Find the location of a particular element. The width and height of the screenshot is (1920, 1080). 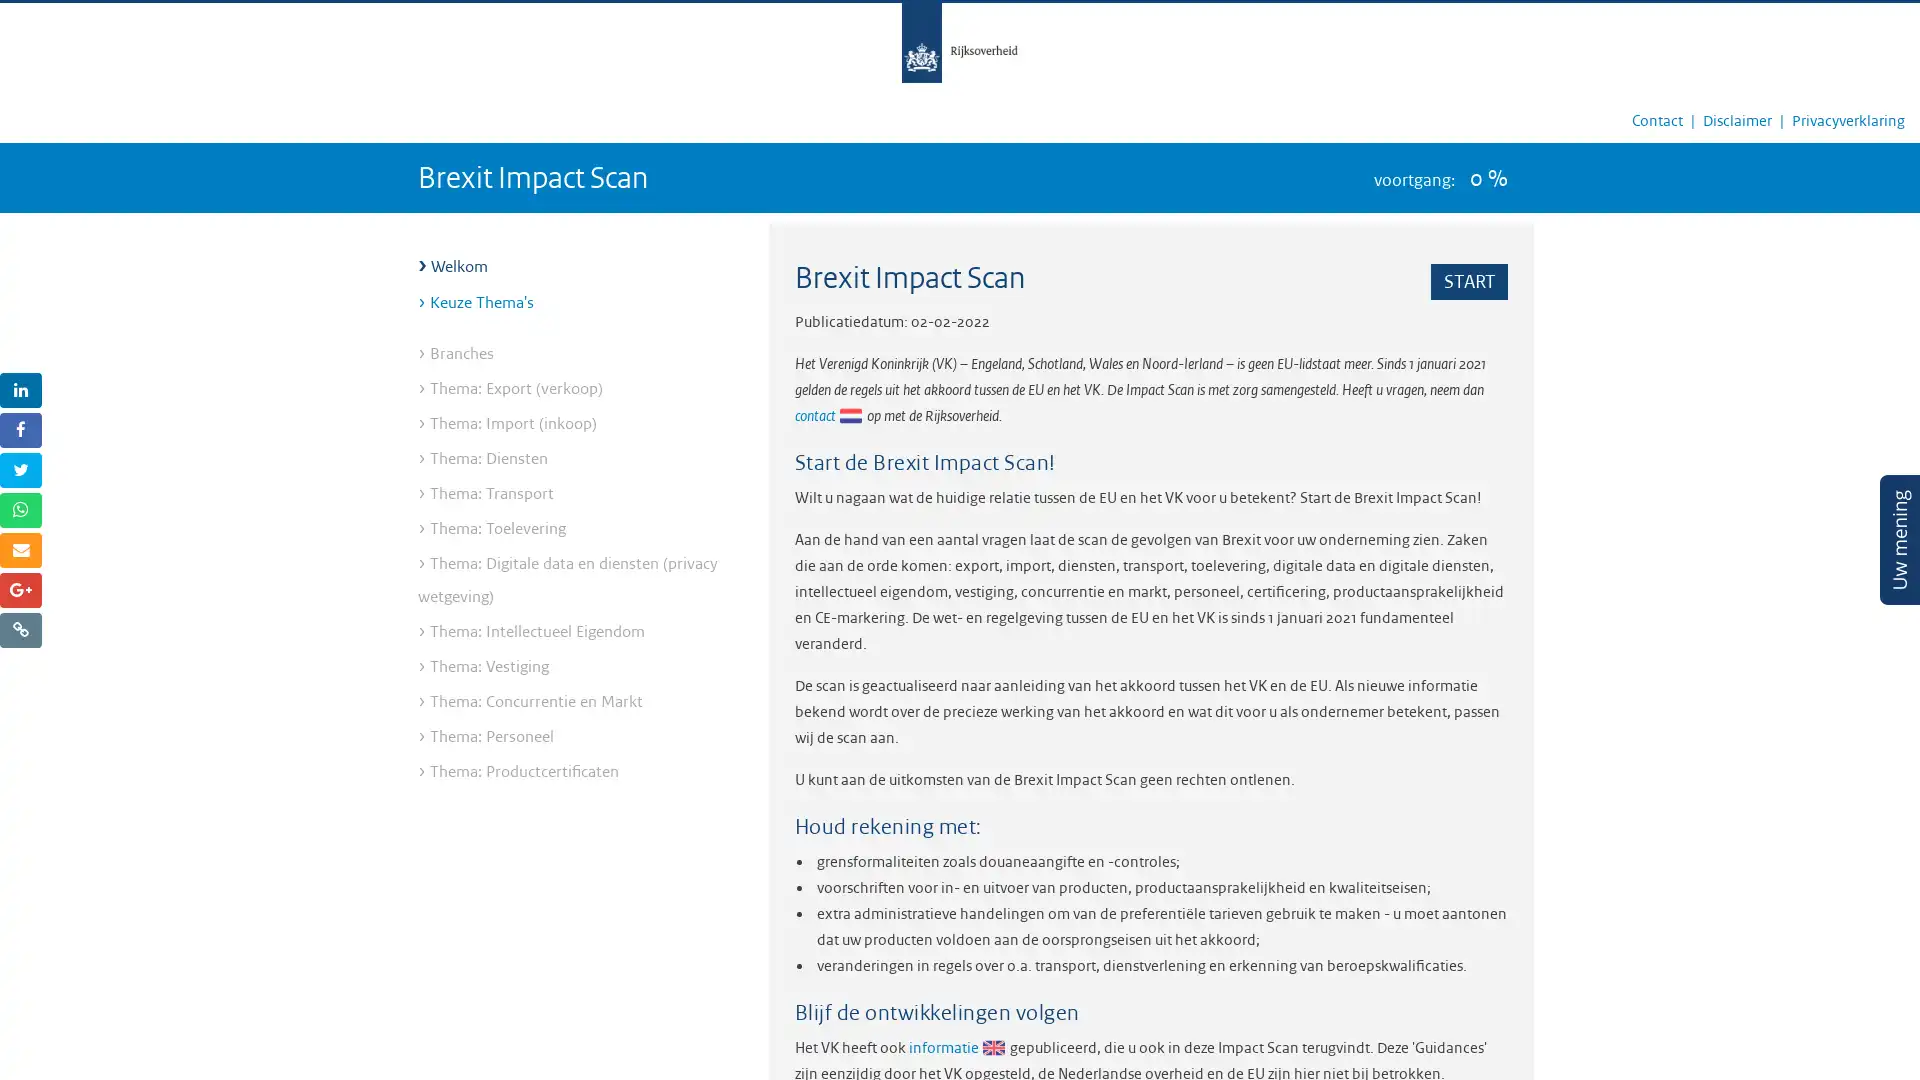

Welkom is located at coordinates (575, 265).